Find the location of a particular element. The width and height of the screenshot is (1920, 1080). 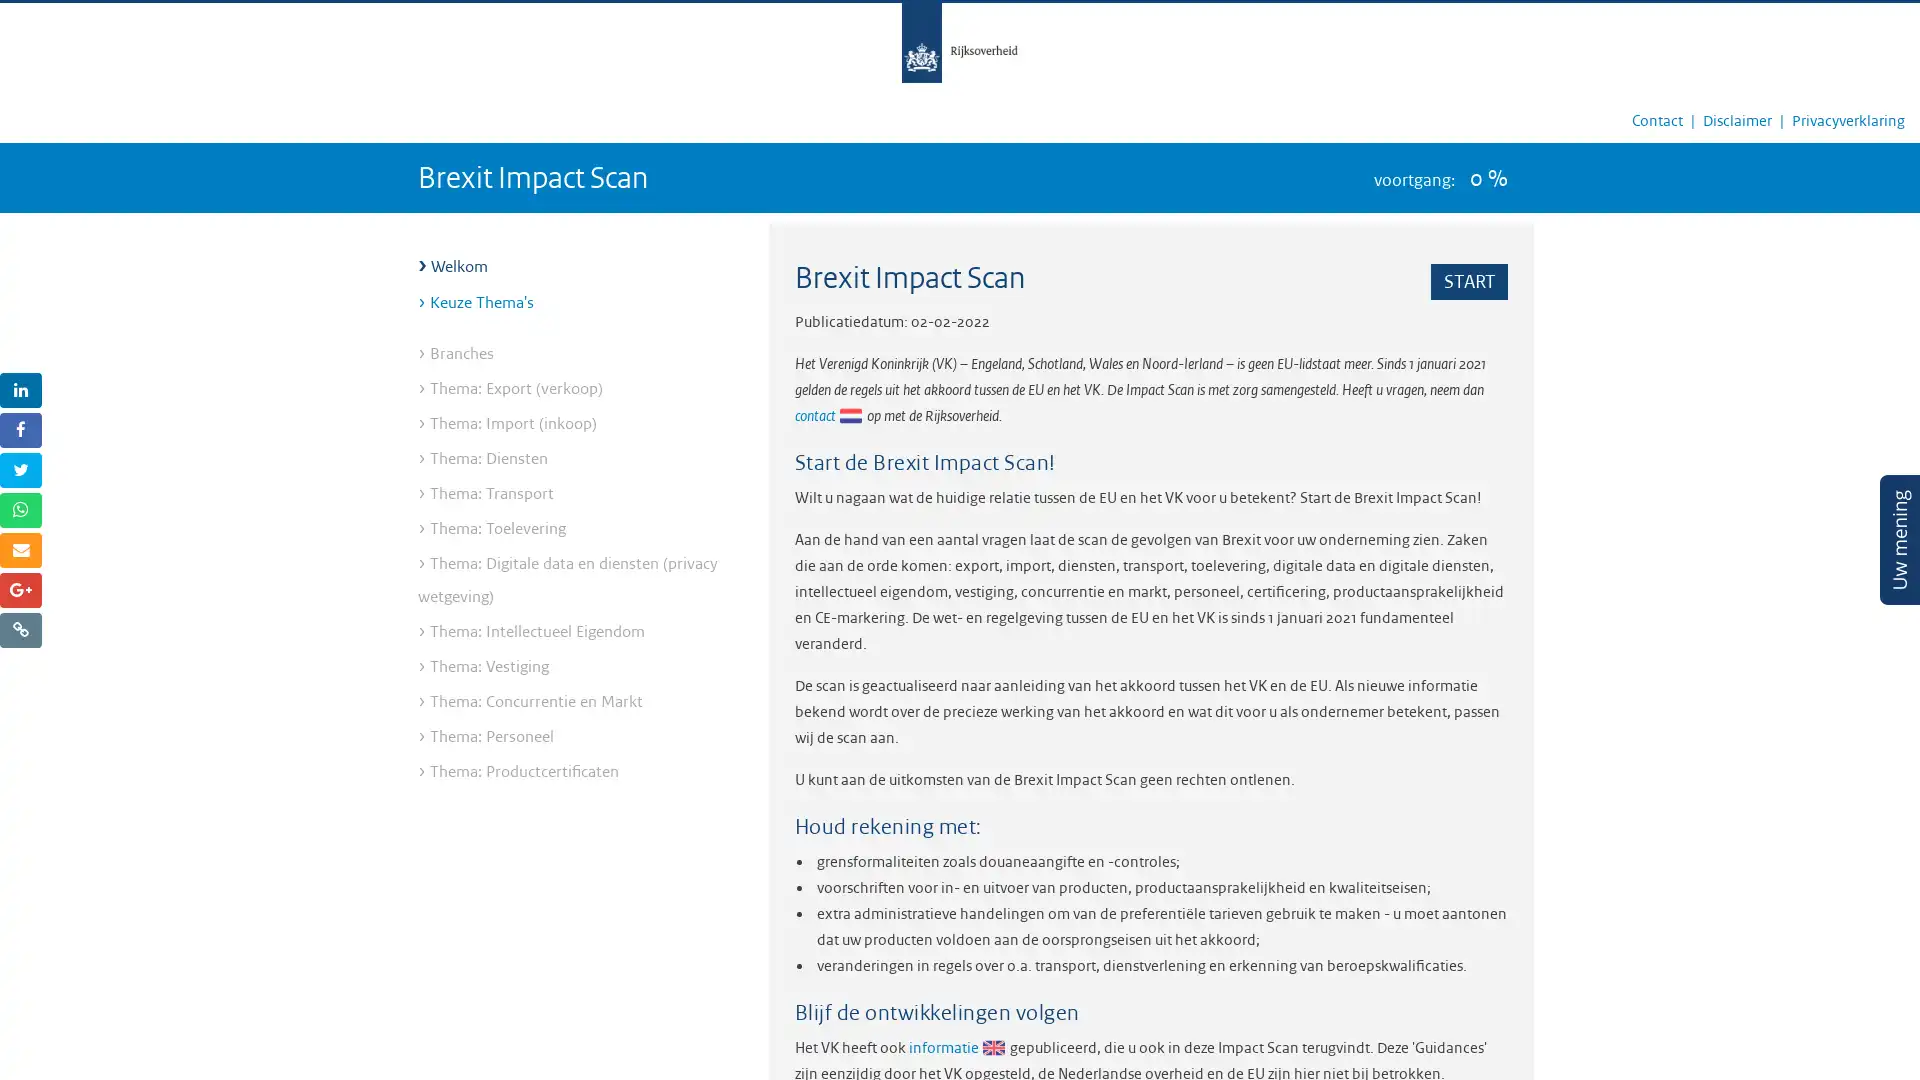

Welkom is located at coordinates (575, 265).